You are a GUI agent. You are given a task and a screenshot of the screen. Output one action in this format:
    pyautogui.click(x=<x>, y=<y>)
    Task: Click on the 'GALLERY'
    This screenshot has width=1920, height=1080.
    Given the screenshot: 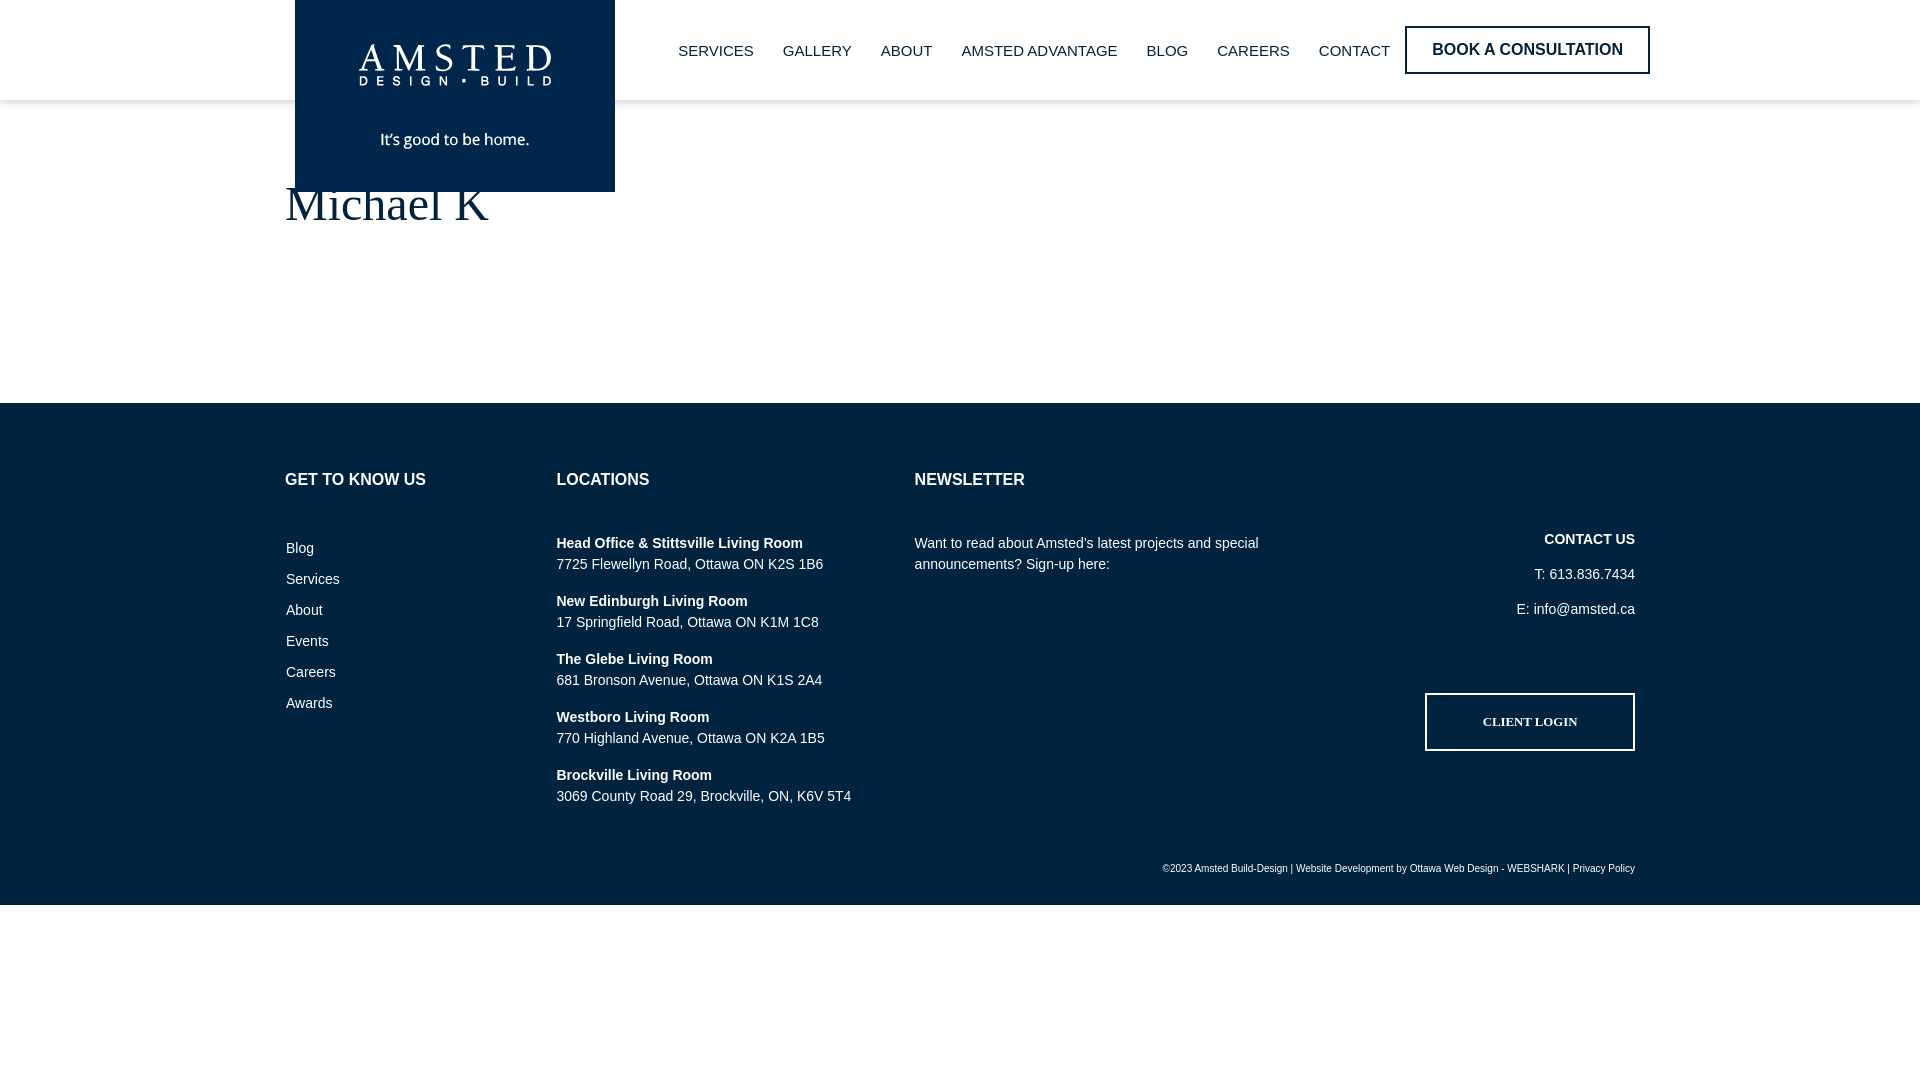 What is the action you would take?
    pyautogui.click(x=767, y=48)
    